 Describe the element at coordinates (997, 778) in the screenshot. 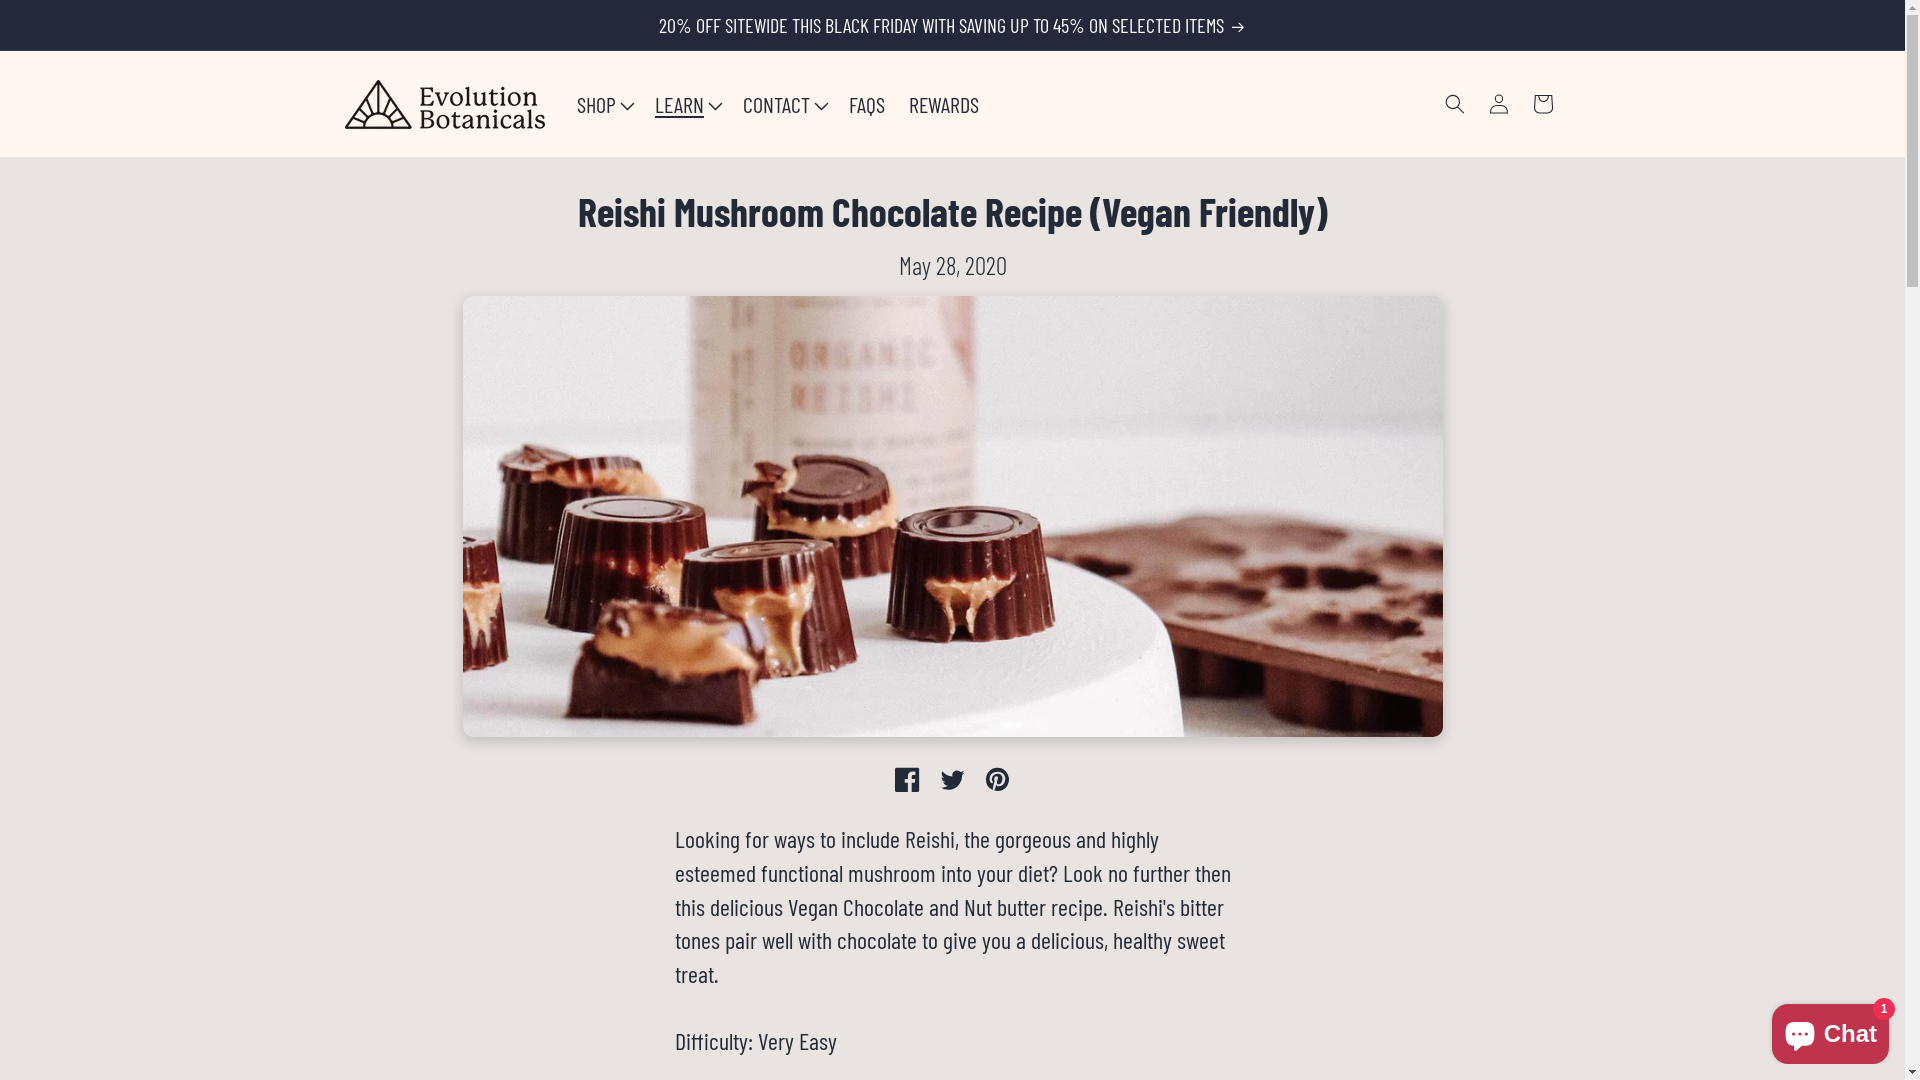

I see `'Pinterest'` at that location.